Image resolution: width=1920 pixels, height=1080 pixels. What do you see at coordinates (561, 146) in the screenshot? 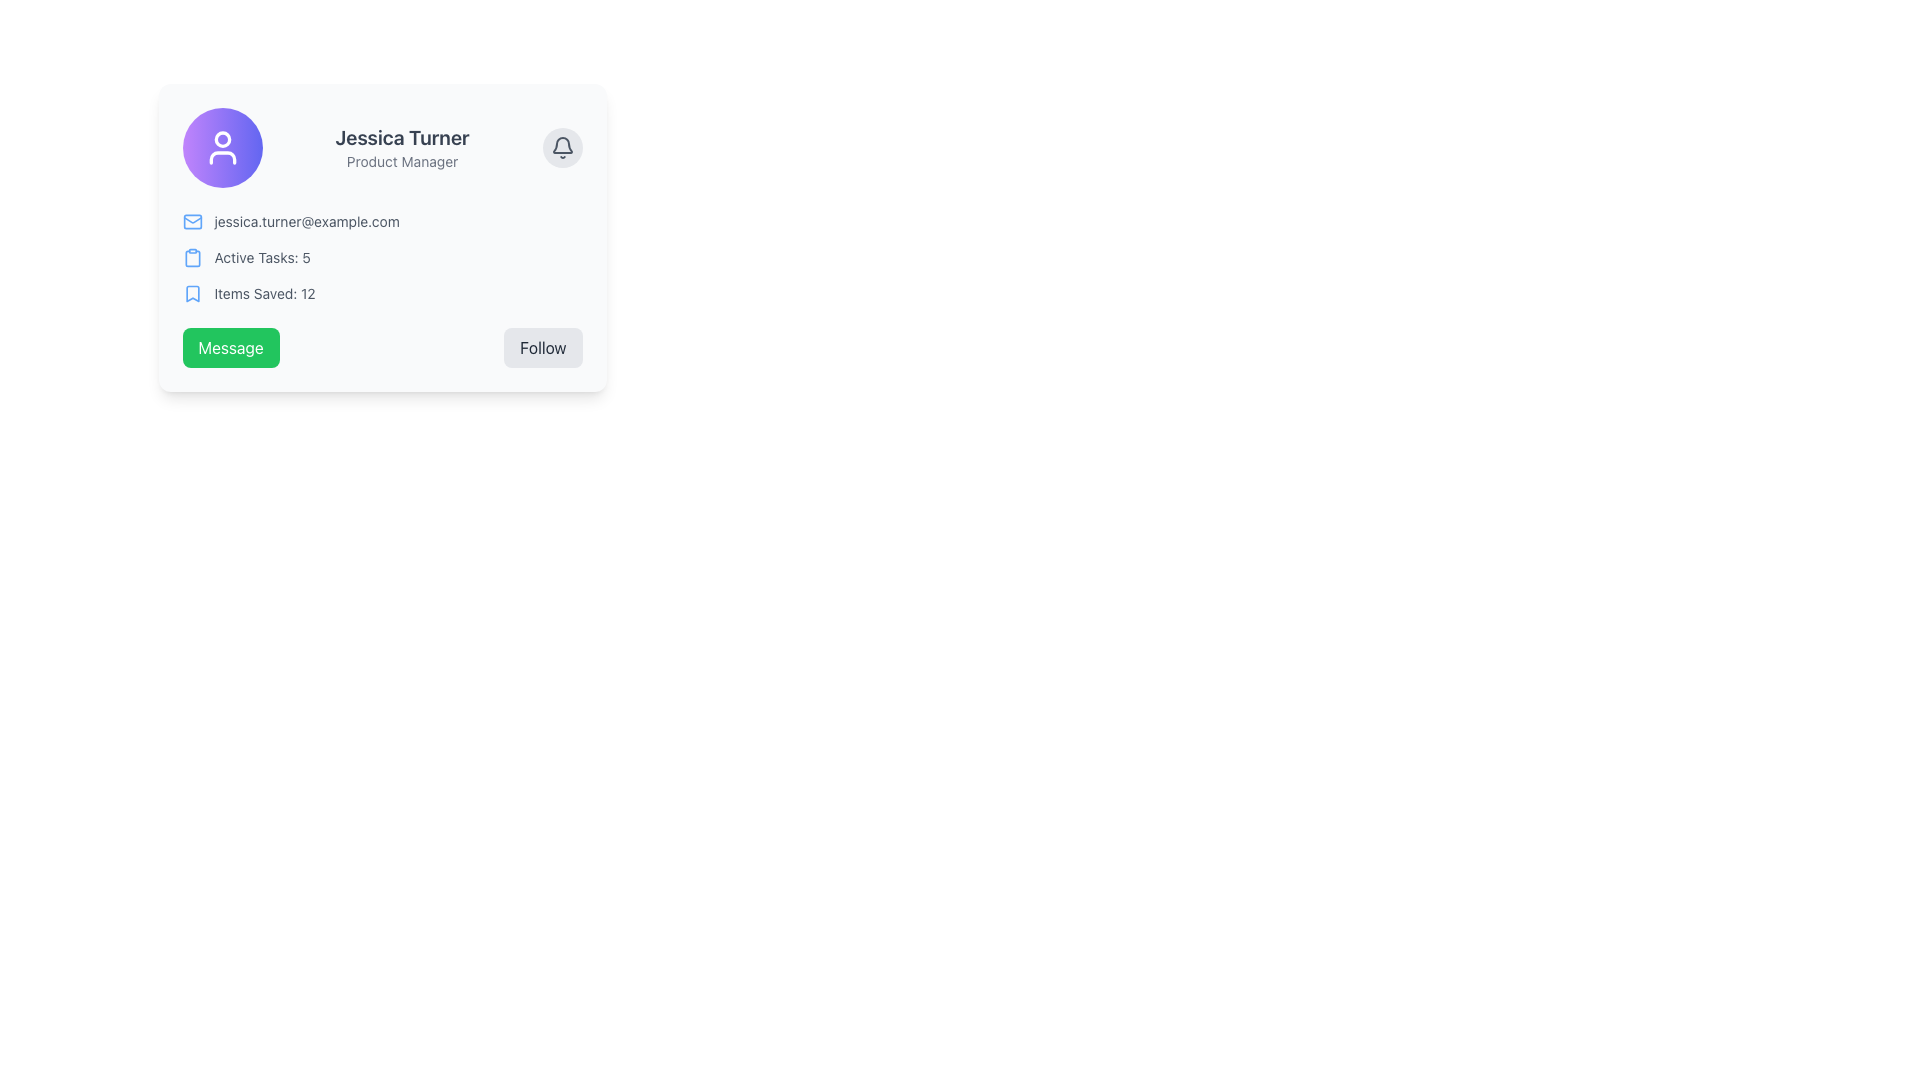
I see `the notification toggle button located at the top-right of the user information card, adjacent to 'Jessica Turner'` at bounding box center [561, 146].